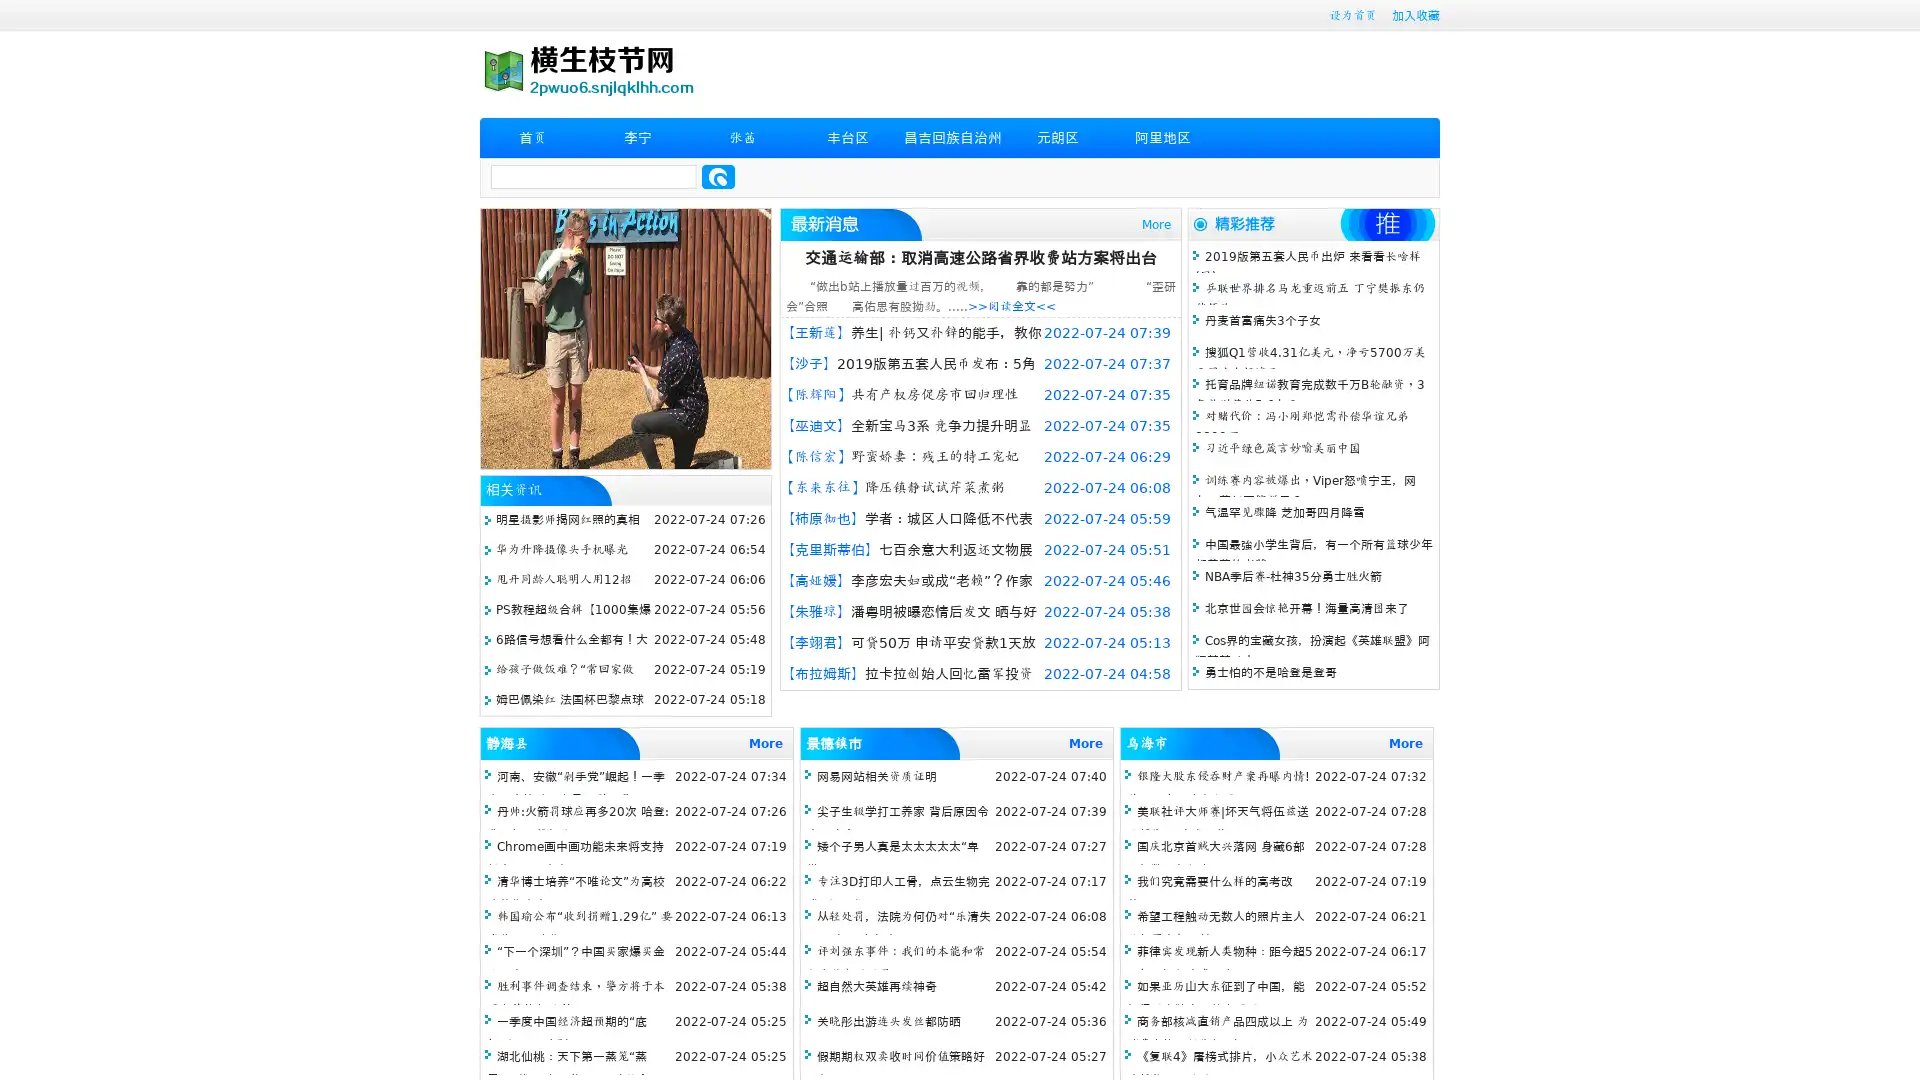 This screenshot has width=1920, height=1080. Describe the element at coordinates (718, 176) in the screenshot. I see `Search` at that location.